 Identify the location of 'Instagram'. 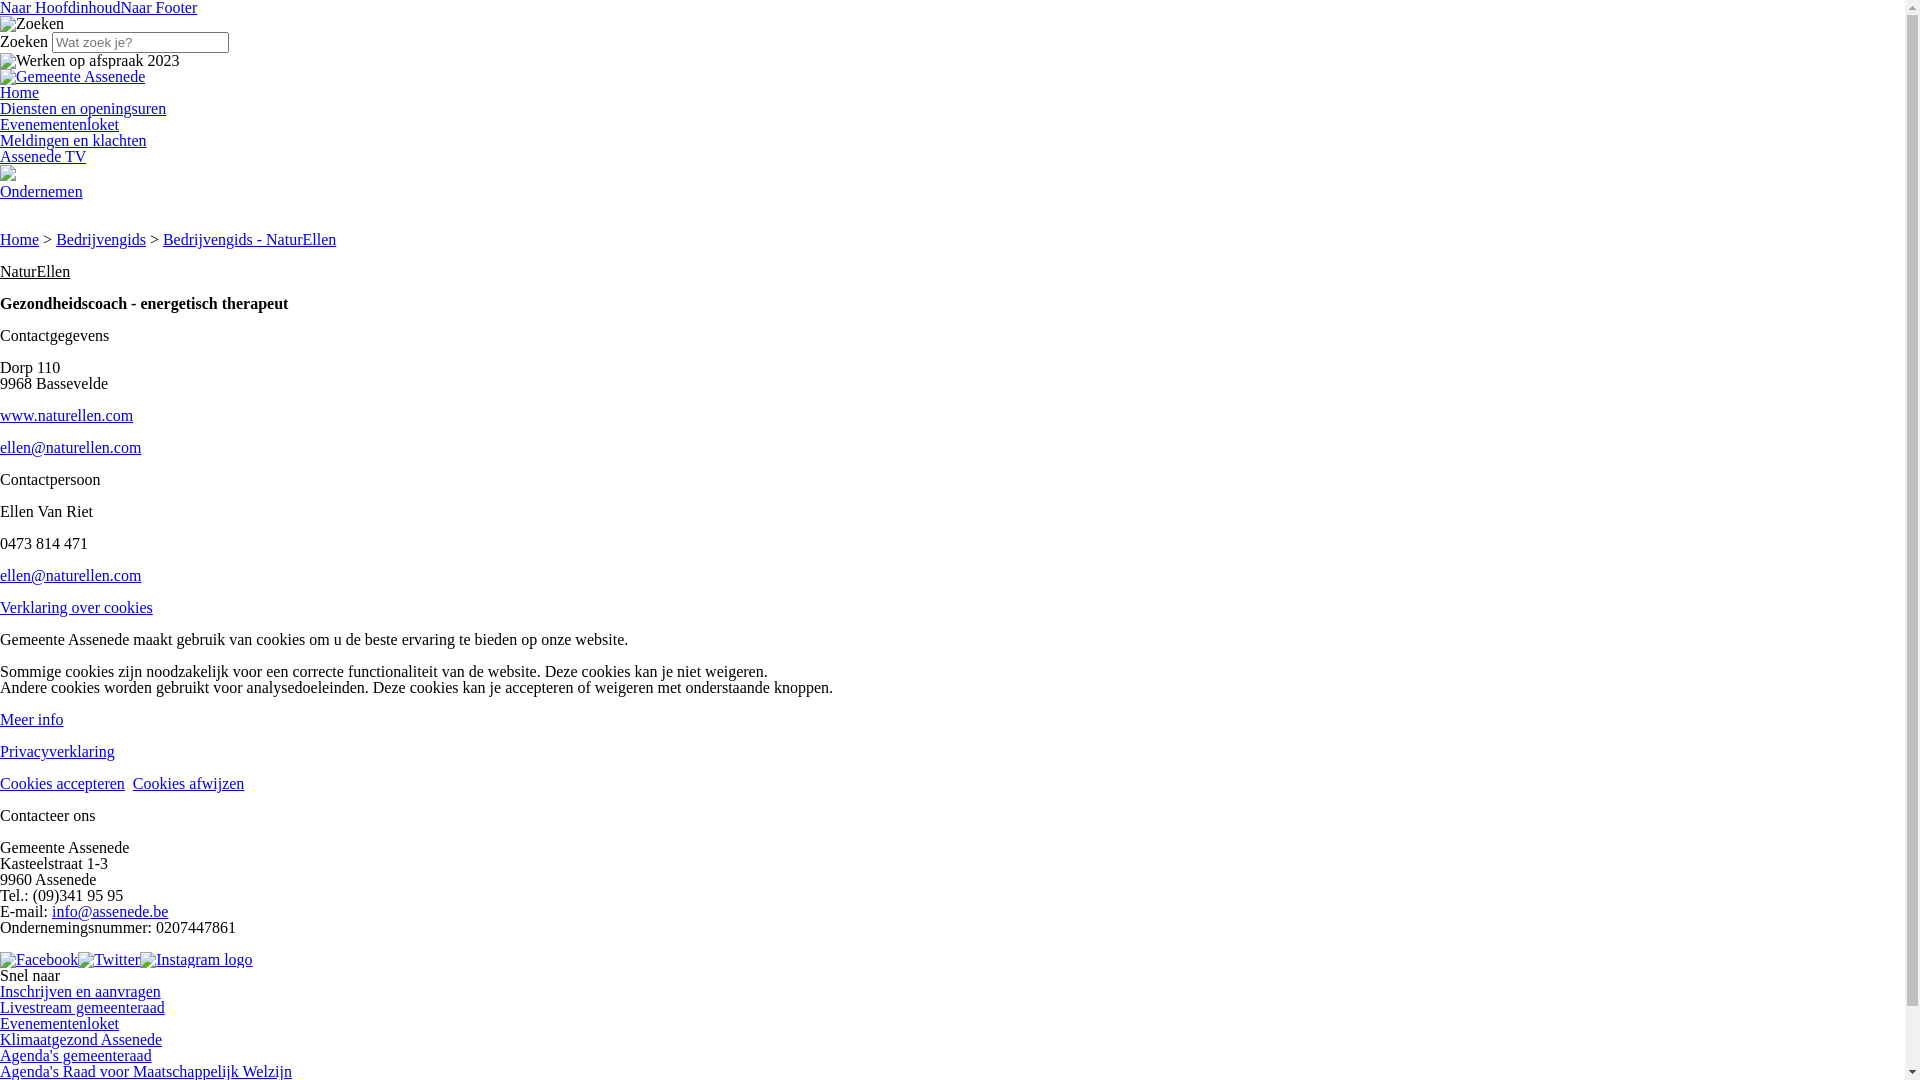
(196, 958).